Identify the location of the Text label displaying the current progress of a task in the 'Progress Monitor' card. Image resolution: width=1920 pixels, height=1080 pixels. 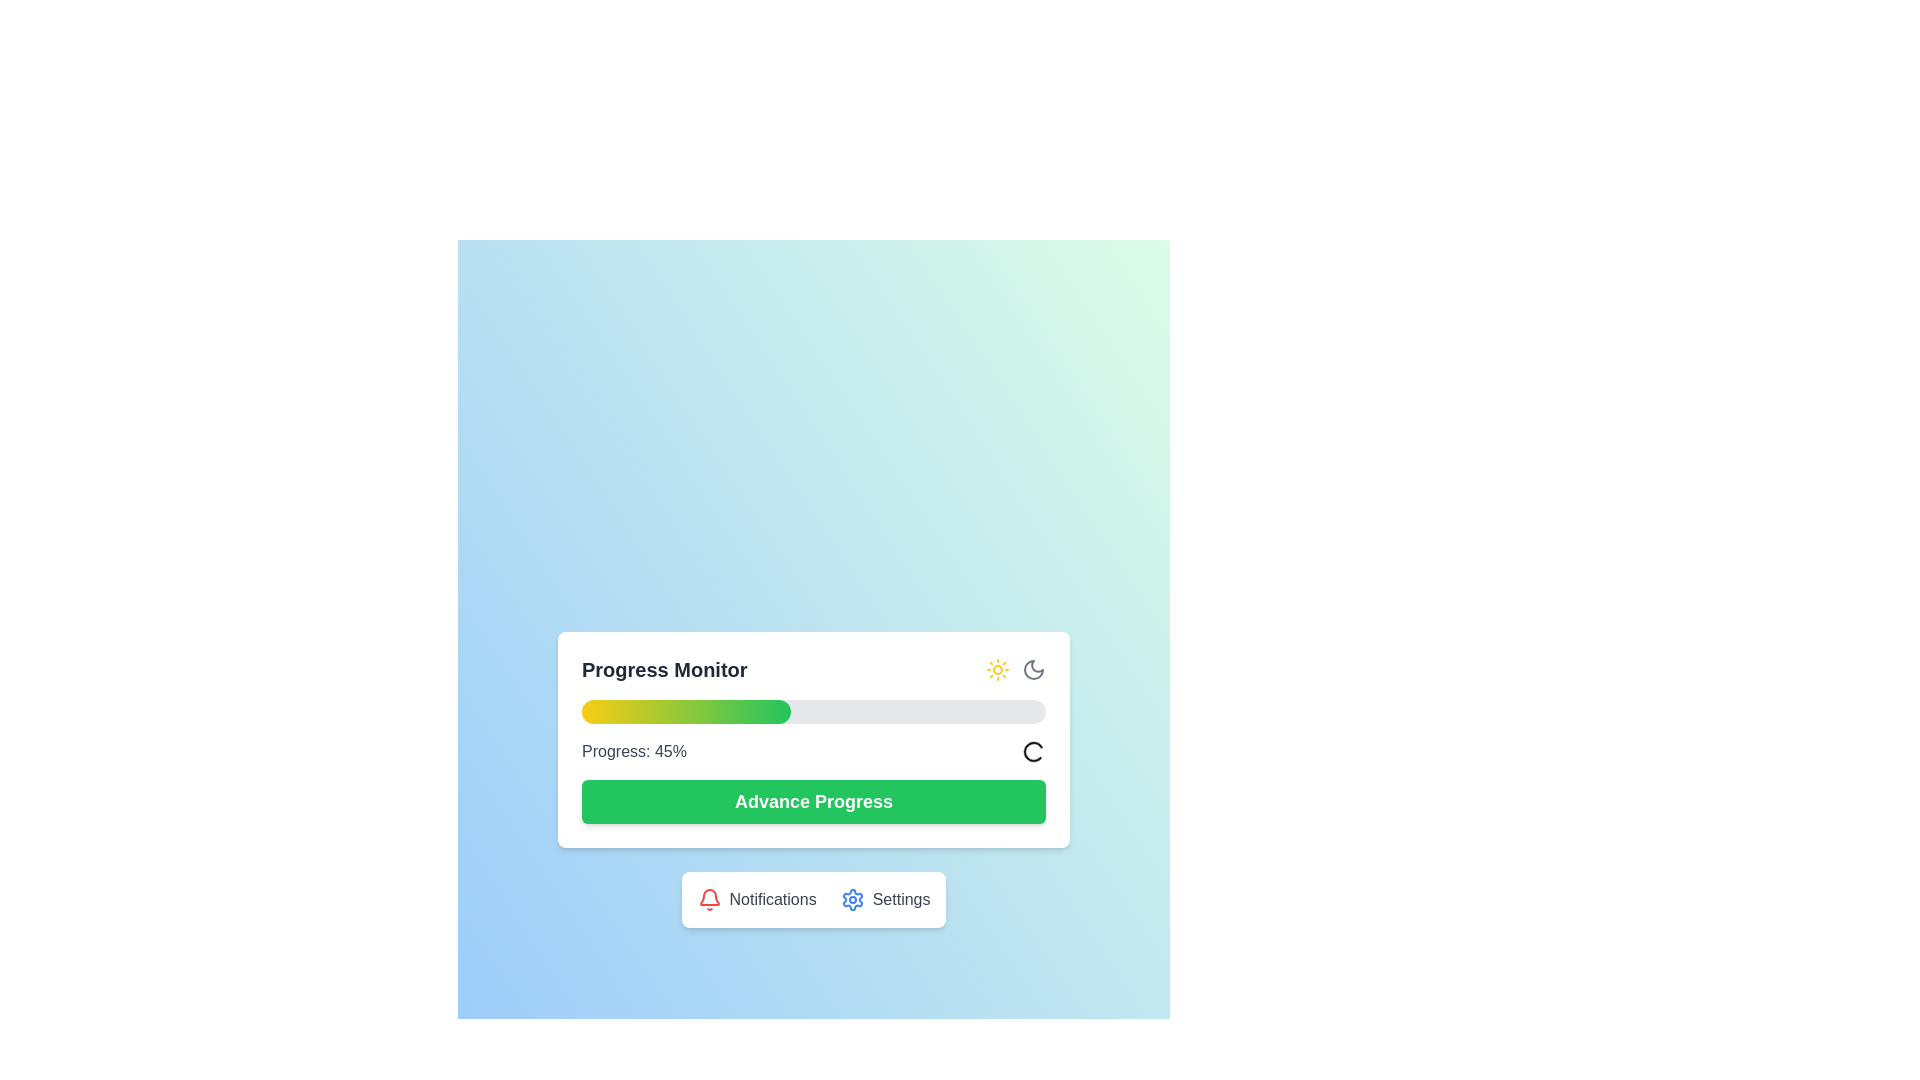
(633, 752).